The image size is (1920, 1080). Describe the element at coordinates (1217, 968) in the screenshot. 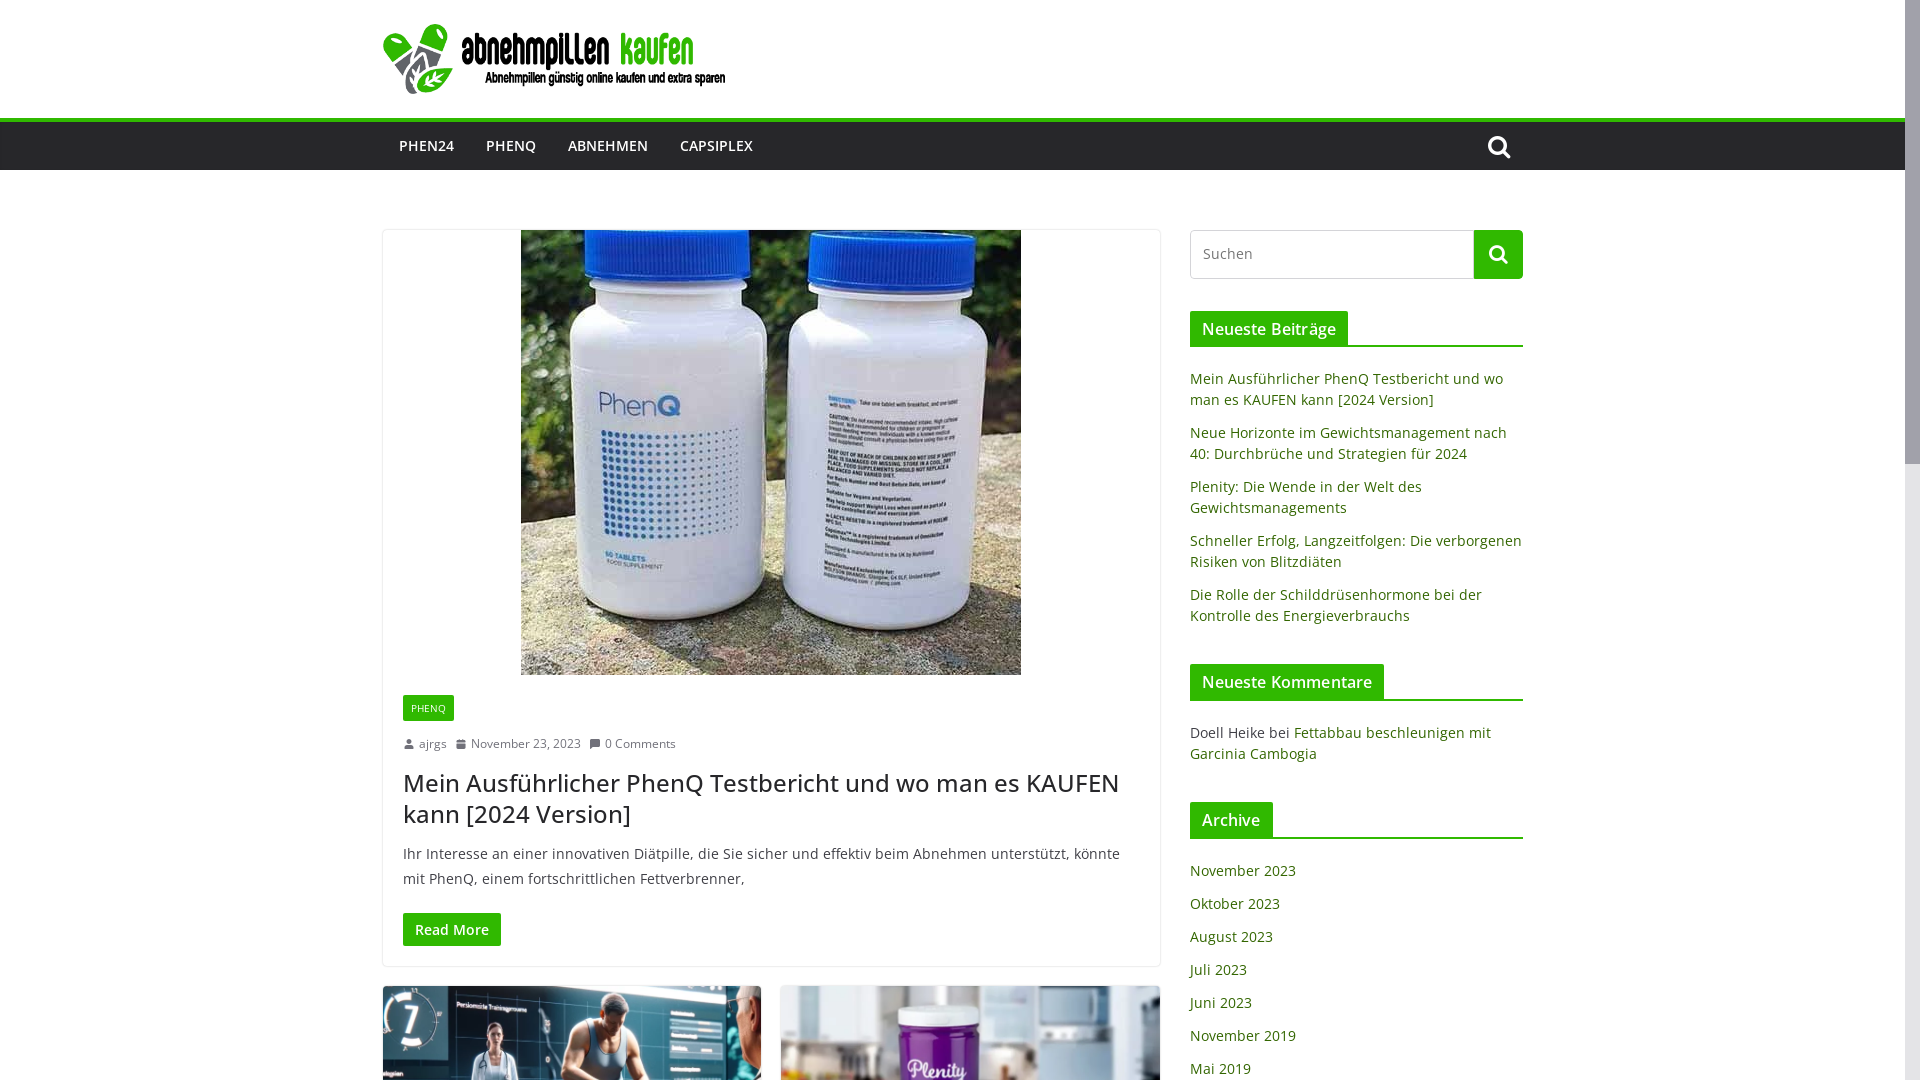

I see `'Juli 2023'` at that location.